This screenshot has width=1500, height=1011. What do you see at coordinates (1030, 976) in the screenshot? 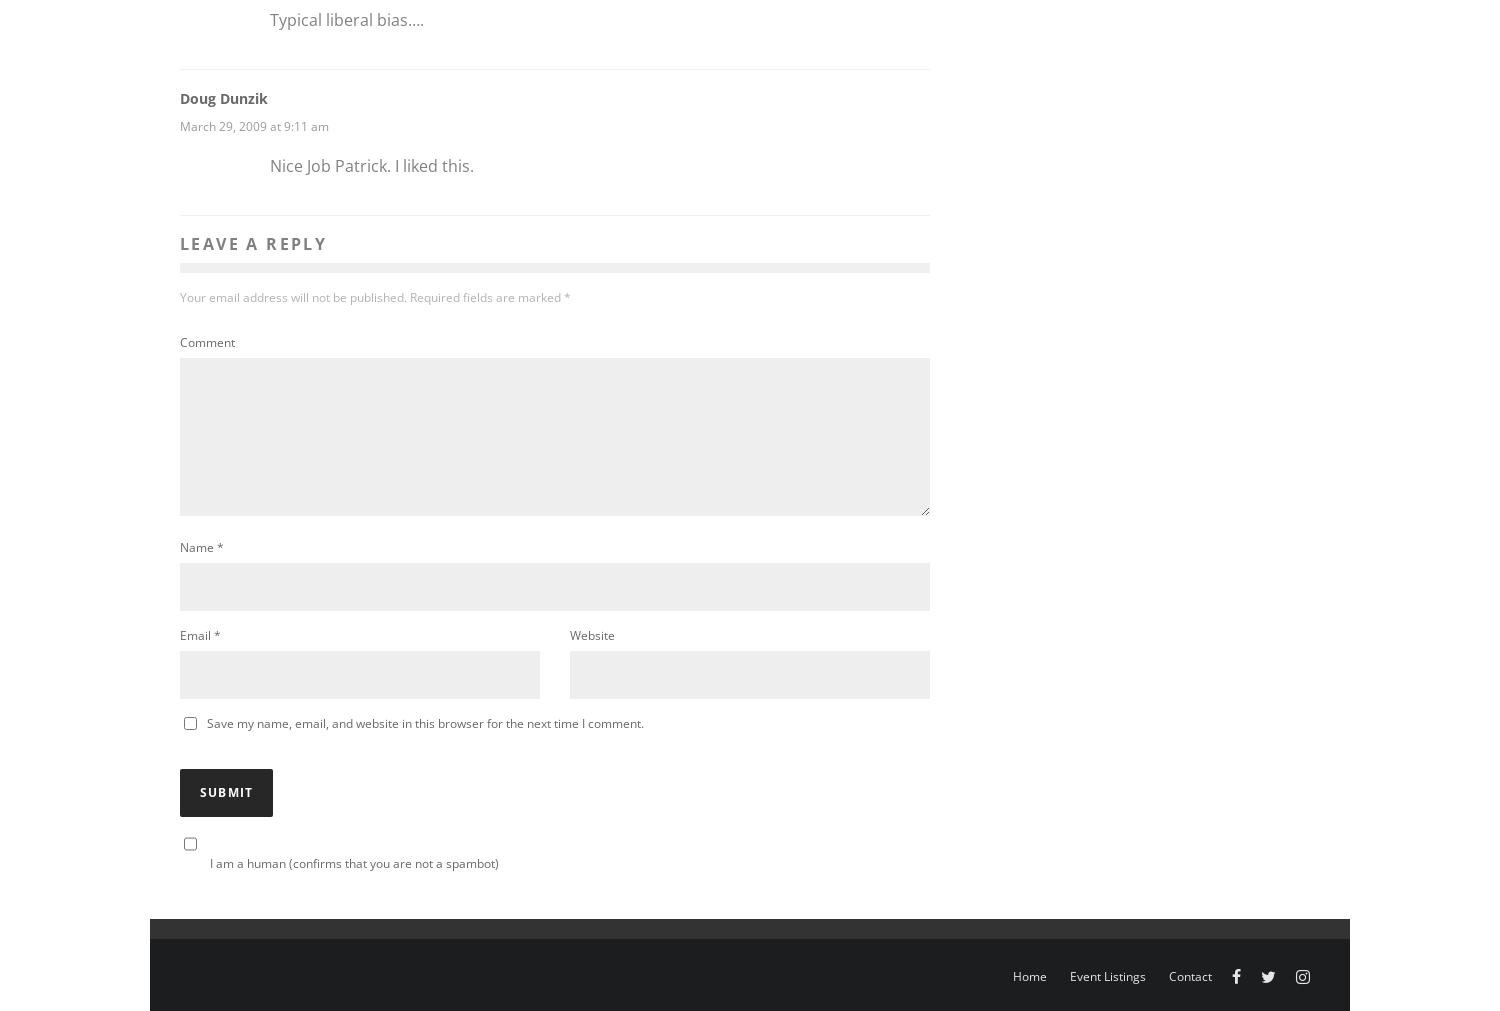
I see `'Home'` at bounding box center [1030, 976].